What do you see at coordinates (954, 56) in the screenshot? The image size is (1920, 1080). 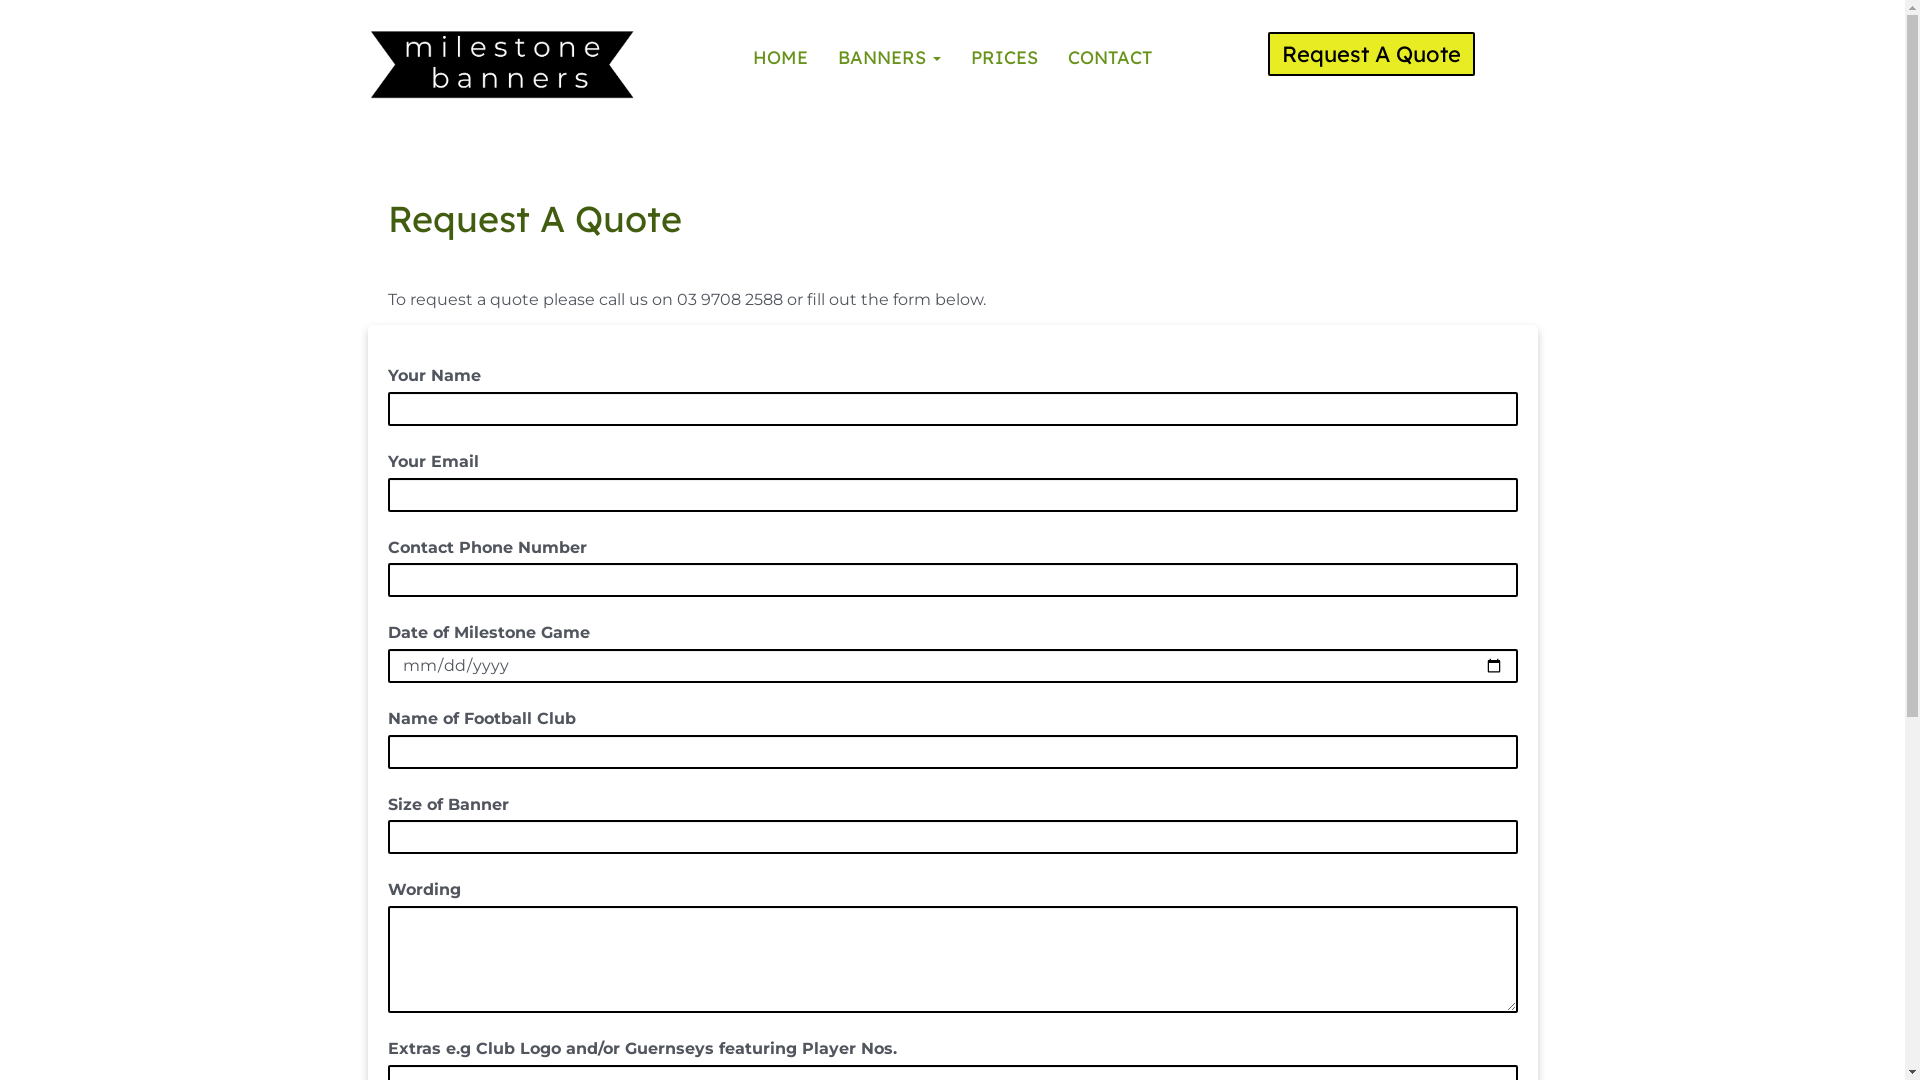 I see `'PRICES'` at bounding box center [954, 56].